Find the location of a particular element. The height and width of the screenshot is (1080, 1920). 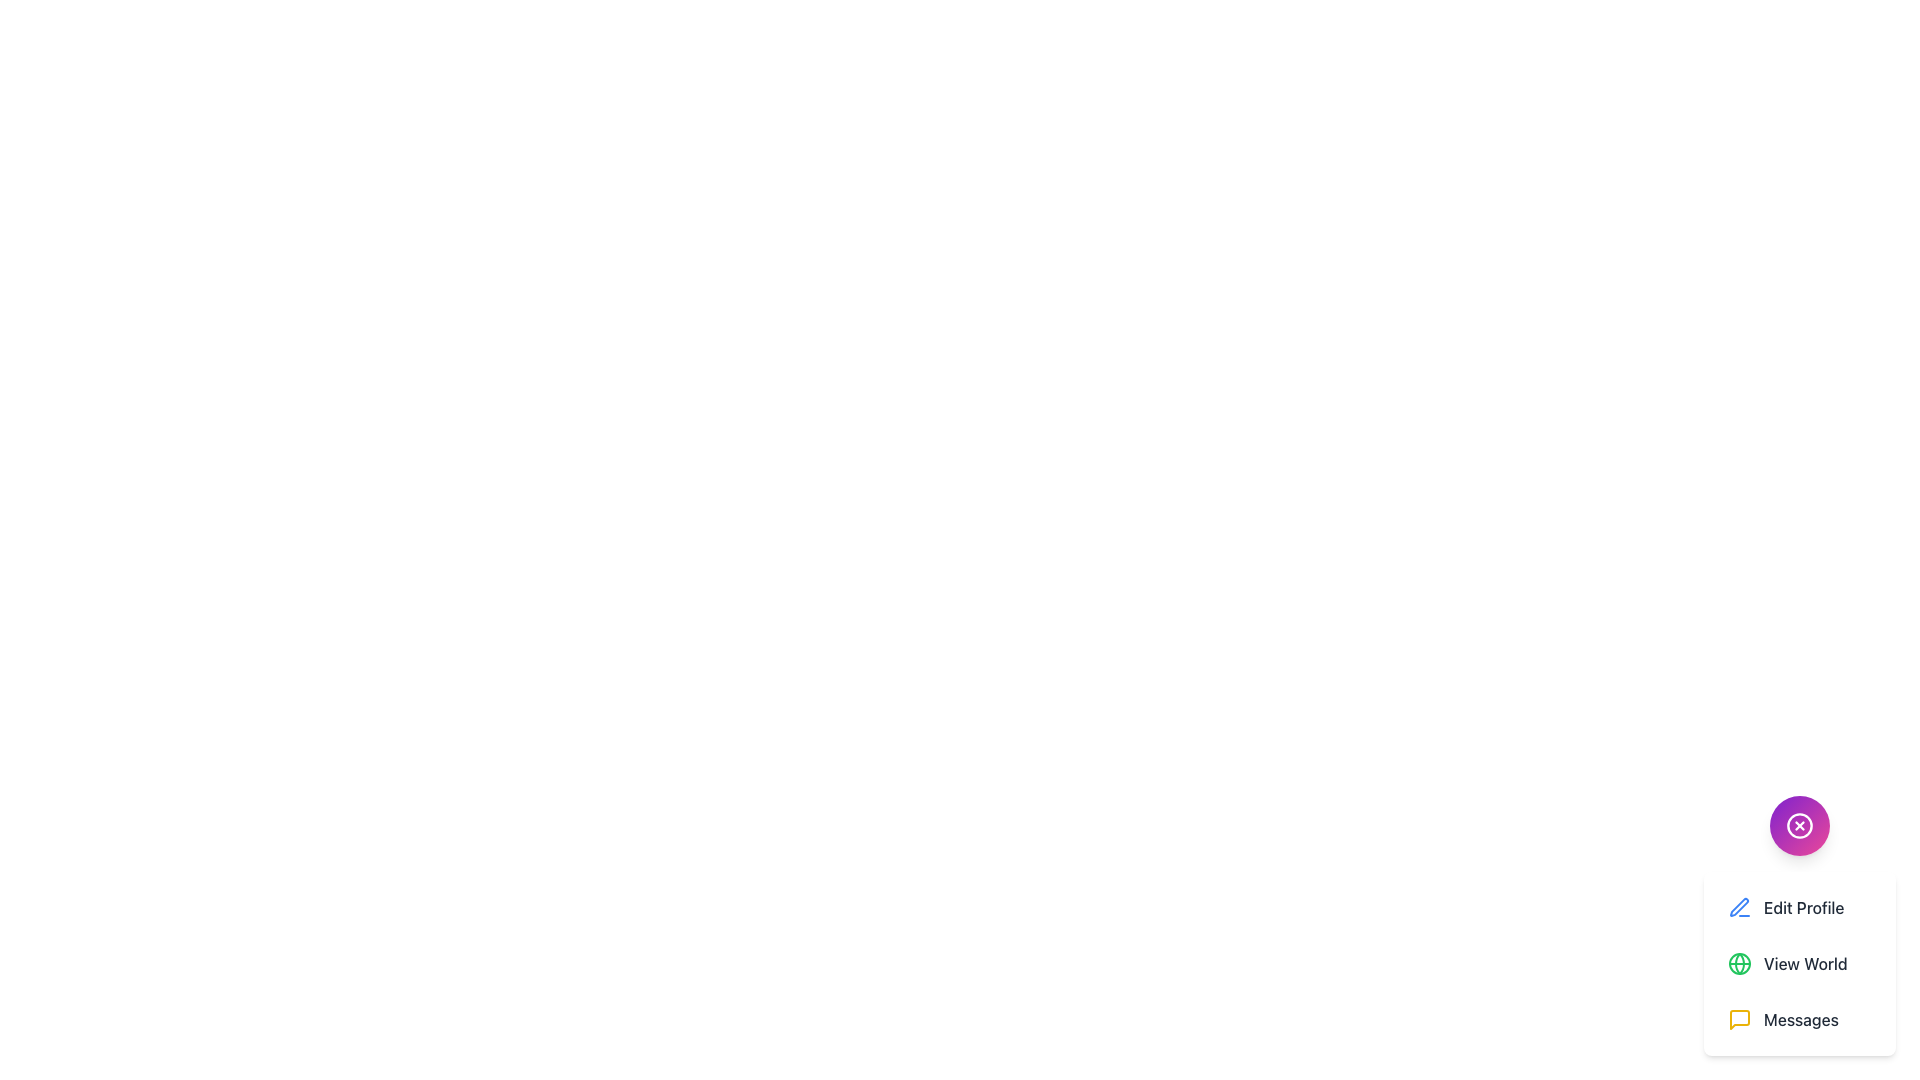

the globe icon, which is the second option is located at coordinates (1738, 963).